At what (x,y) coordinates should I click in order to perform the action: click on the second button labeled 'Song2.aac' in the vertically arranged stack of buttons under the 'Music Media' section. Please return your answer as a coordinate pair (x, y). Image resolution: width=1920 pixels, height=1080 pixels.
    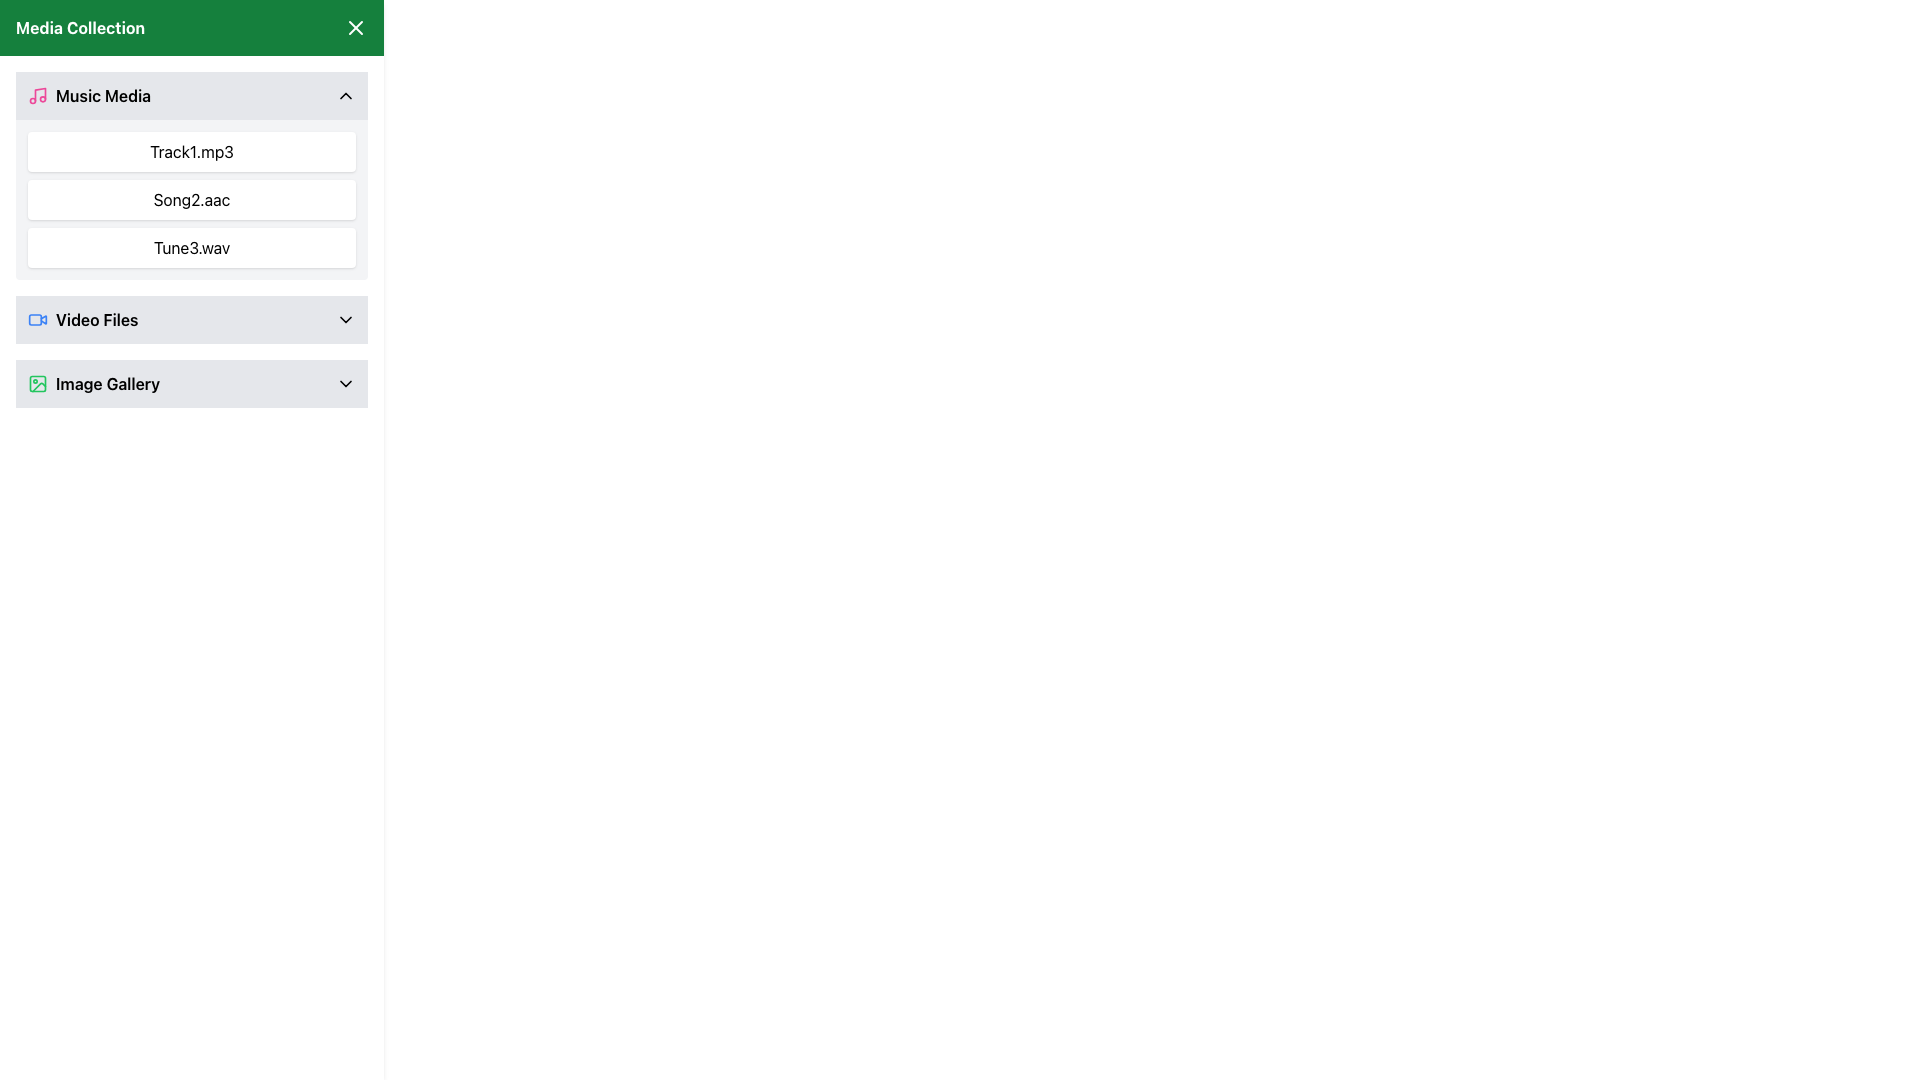
    Looking at the image, I should click on (192, 200).